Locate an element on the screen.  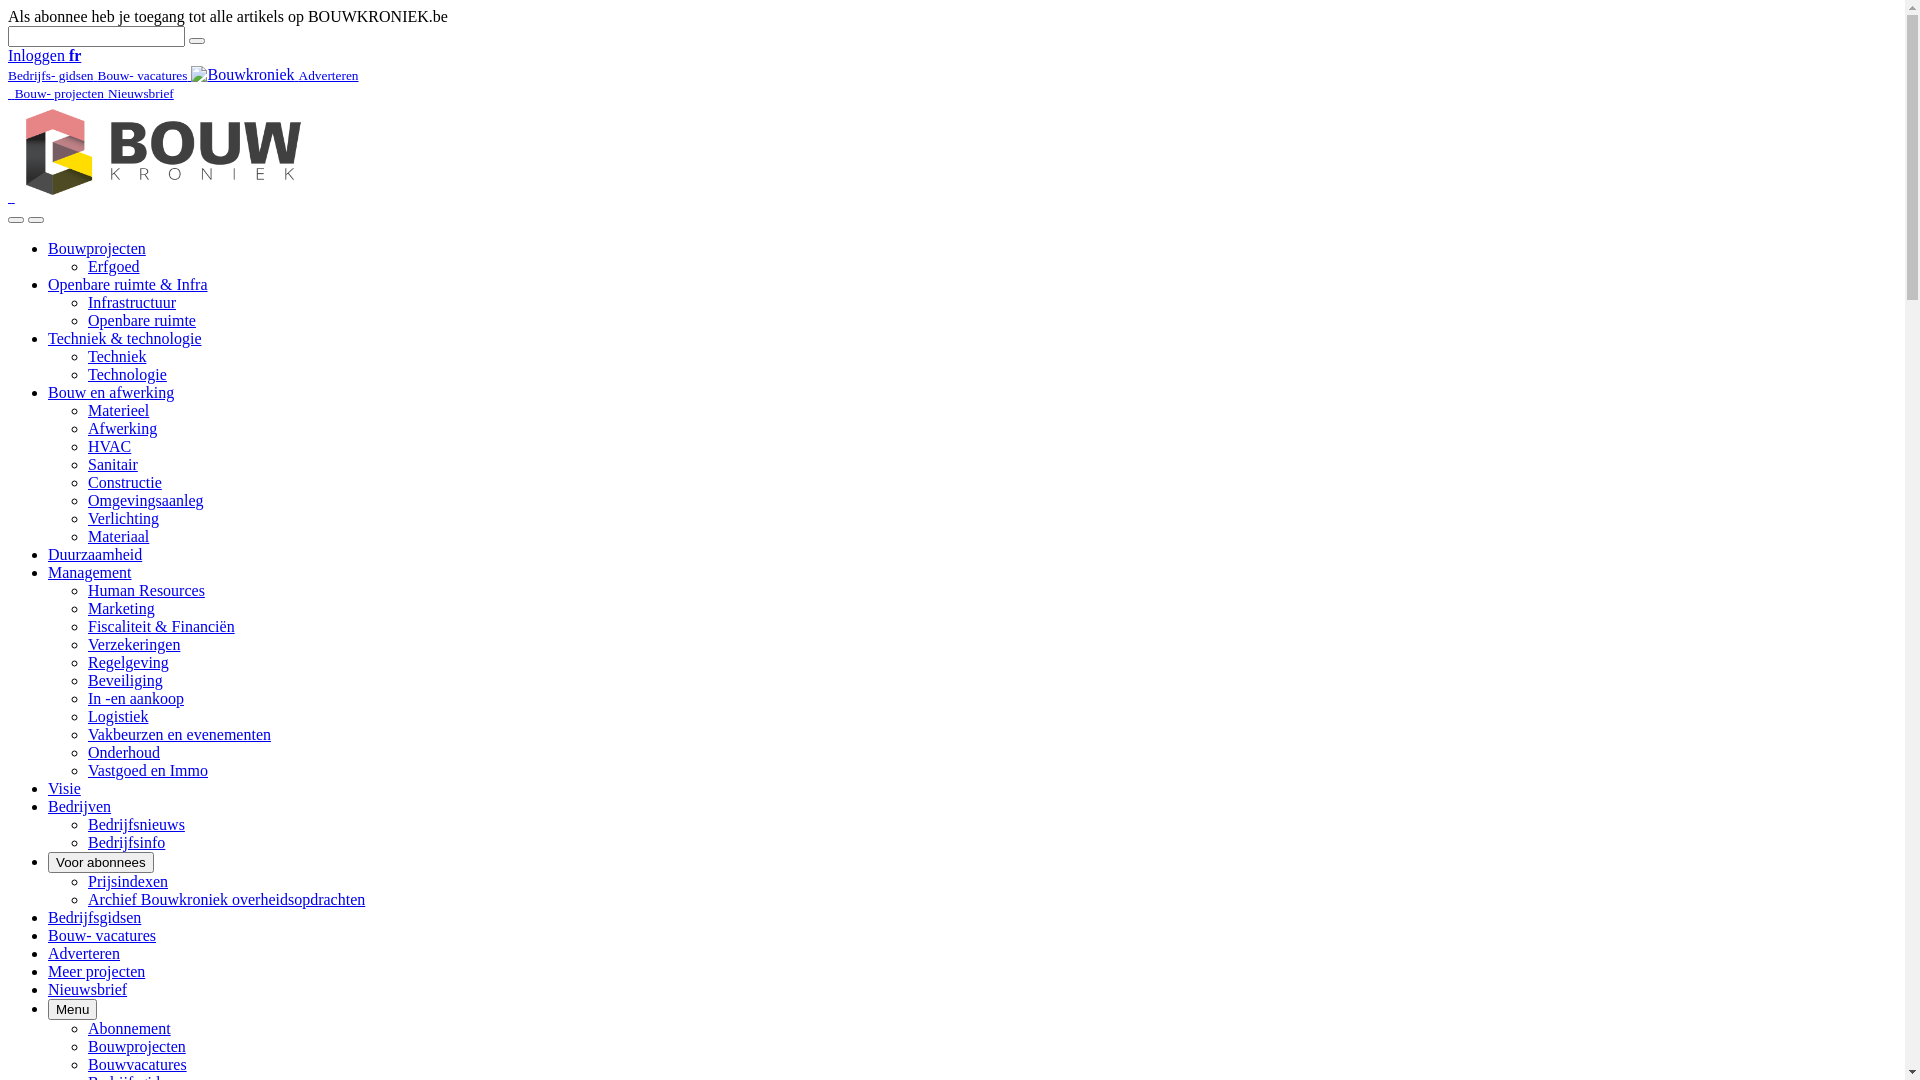
'Abonnement' is located at coordinates (128, 1028).